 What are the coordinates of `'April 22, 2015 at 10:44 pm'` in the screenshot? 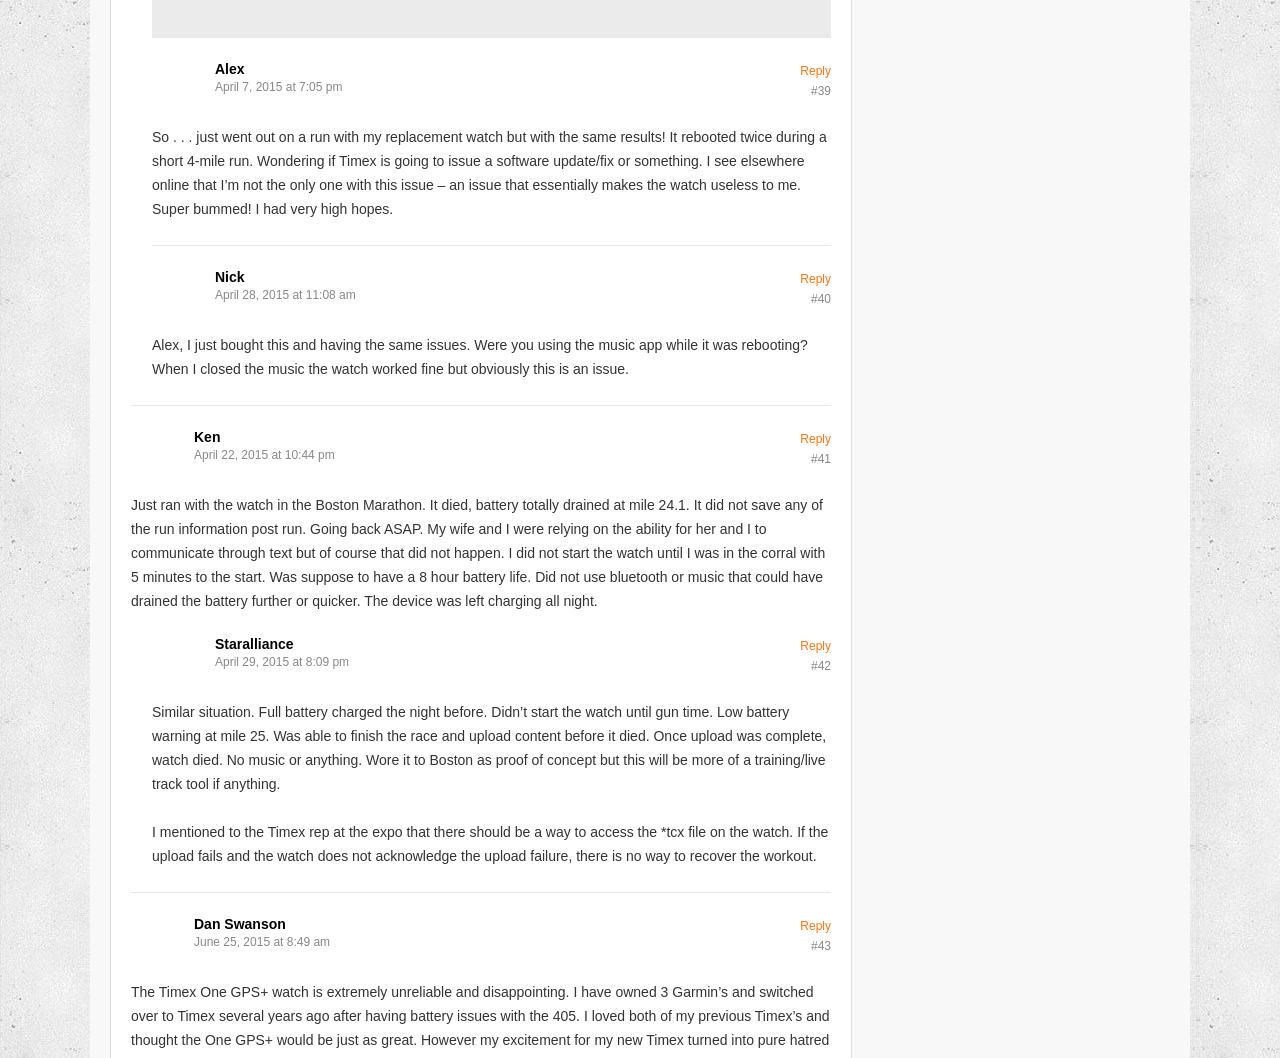 It's located at (262, 452).